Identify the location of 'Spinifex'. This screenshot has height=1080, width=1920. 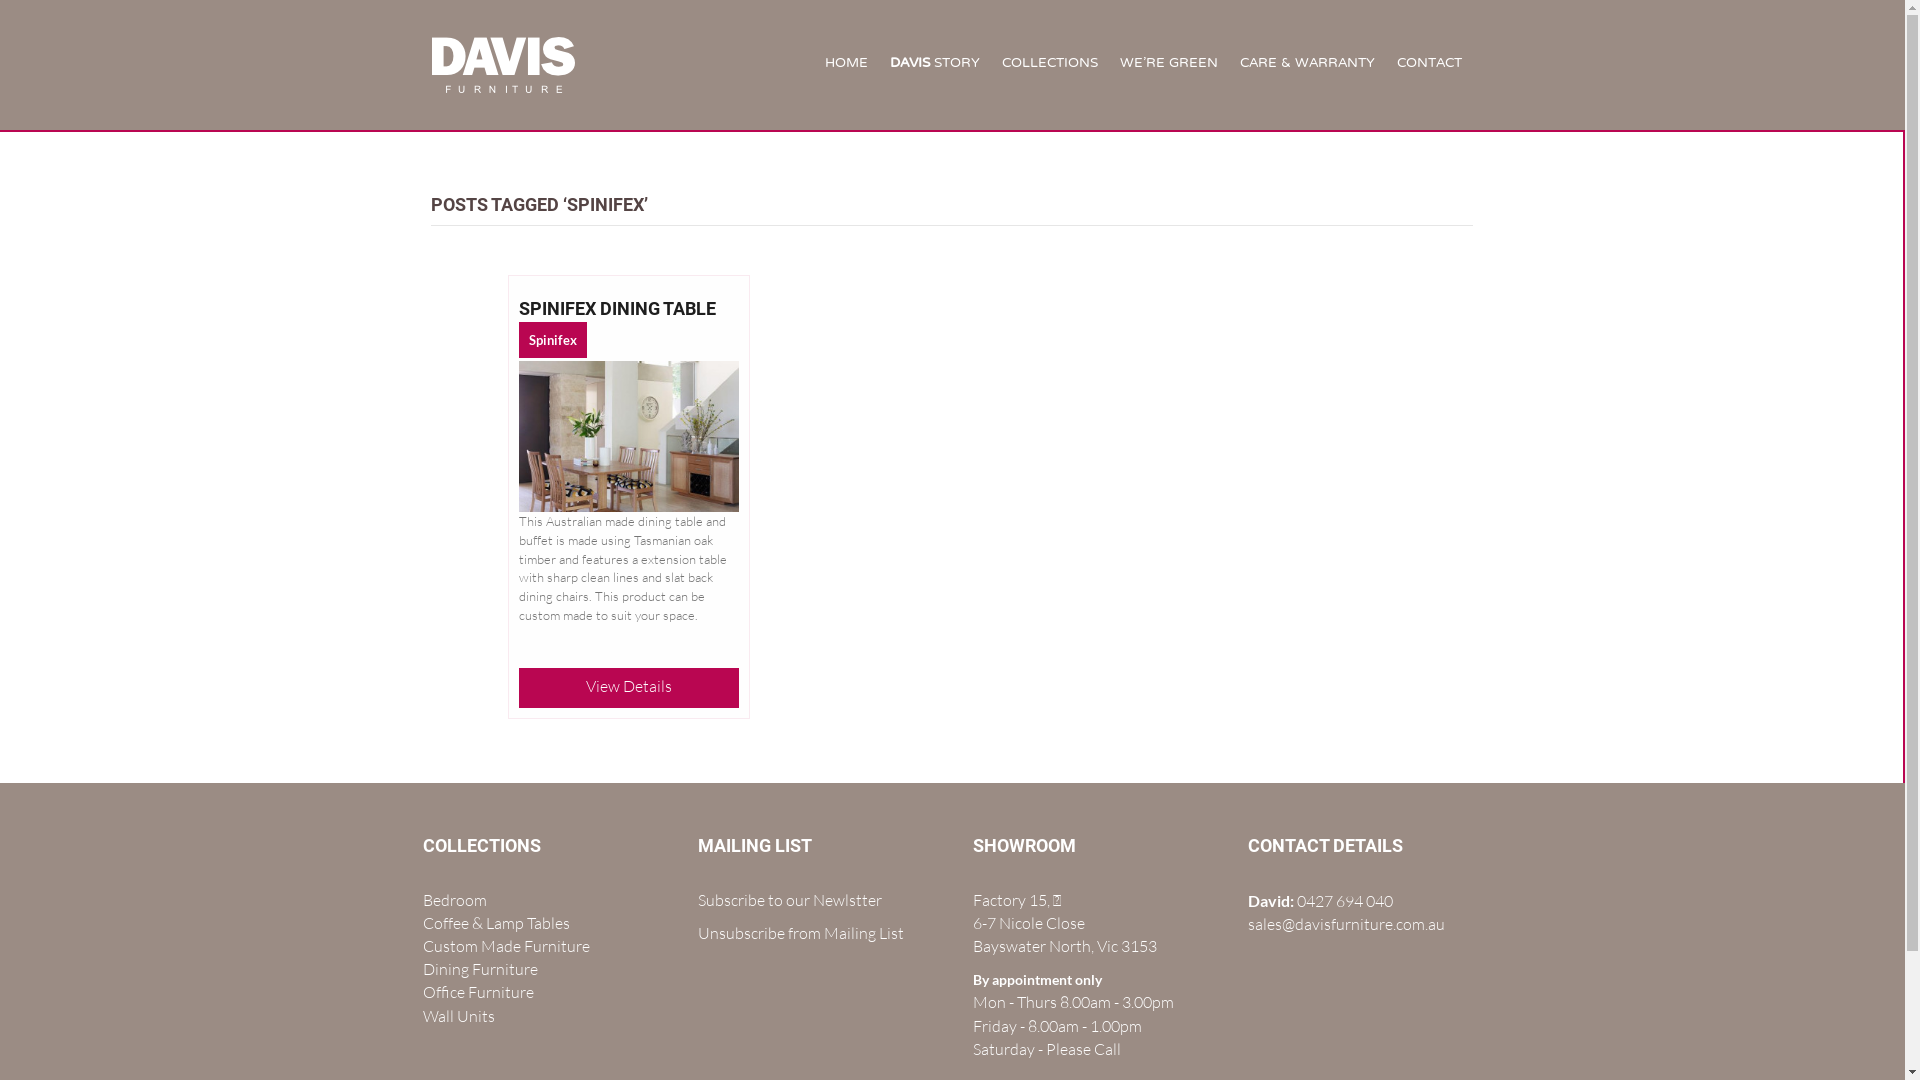
(552, 338).